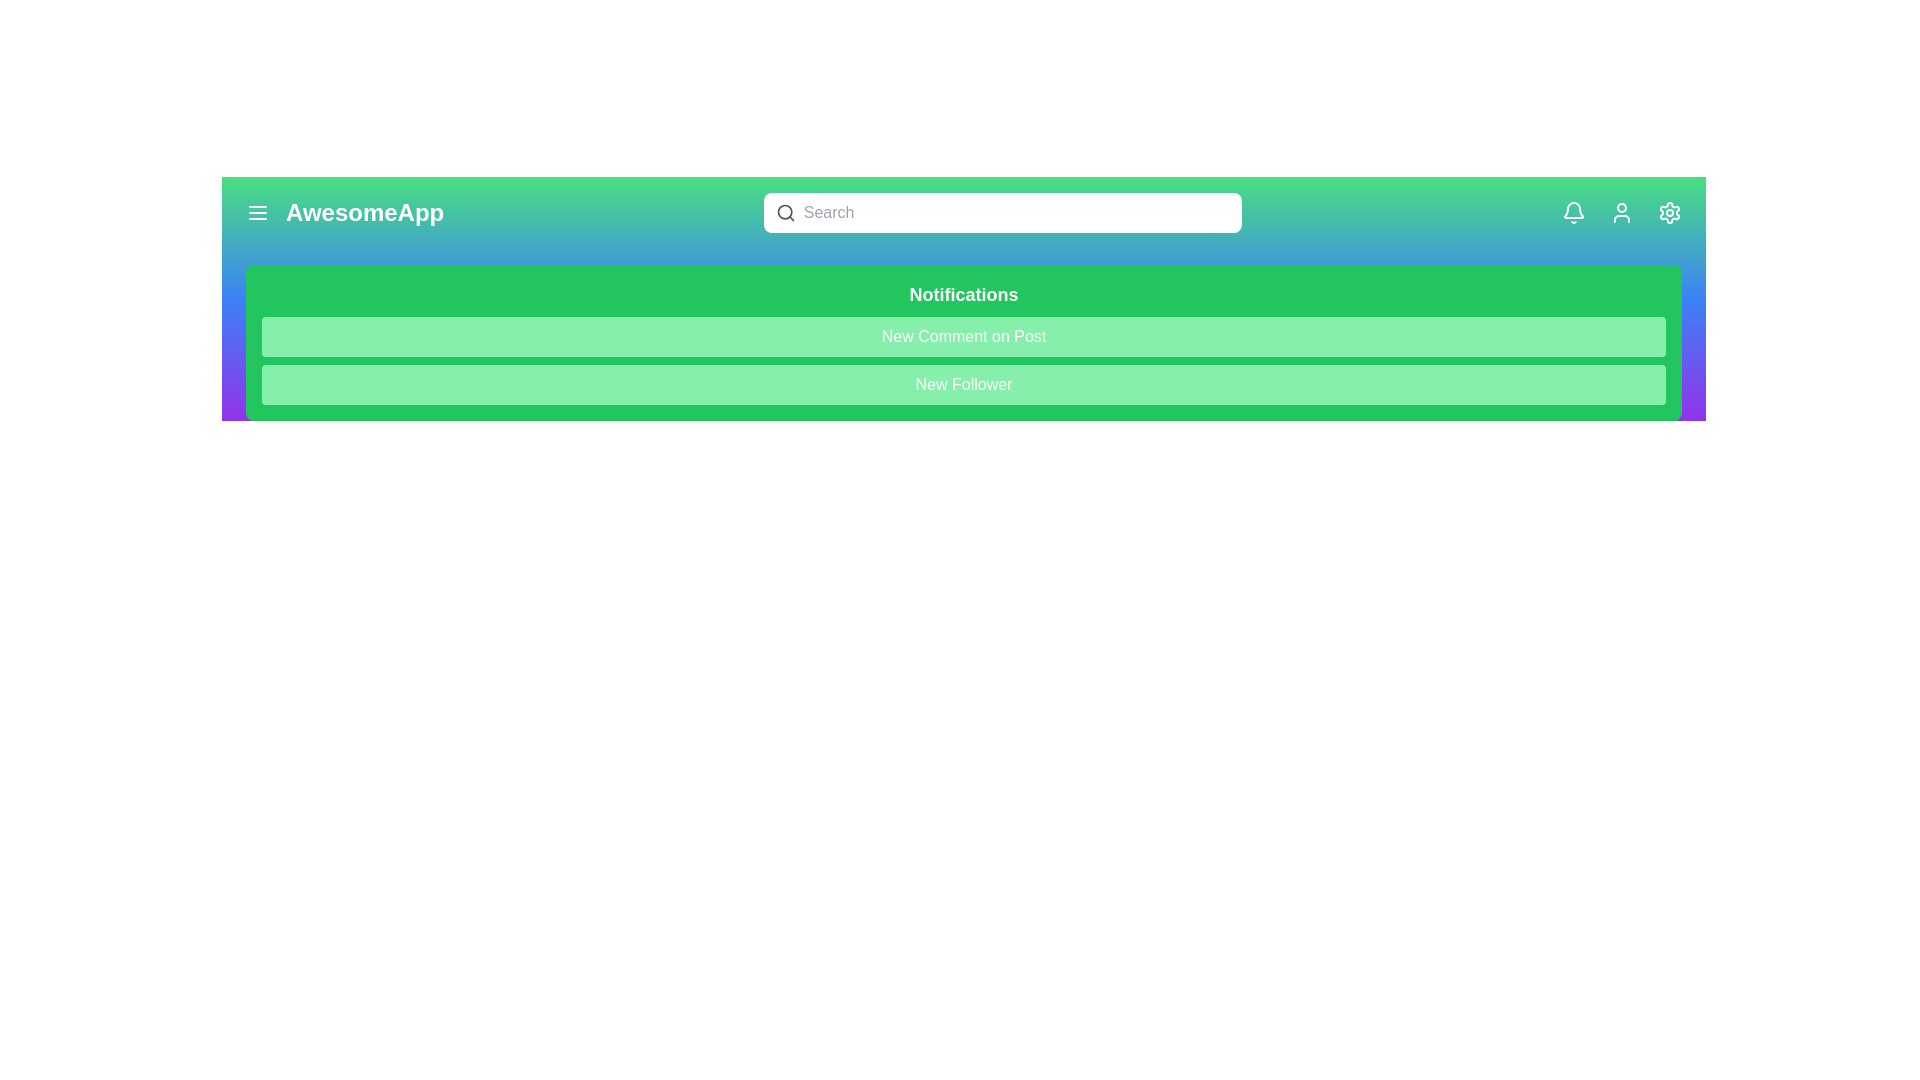 This screenshot has width=1920, height=1080. Describe the element at coordinates (784, 212) in the screenshot. I see `the magnifying glass icon located on the left side of the search bar at the top of the interface` at that location.